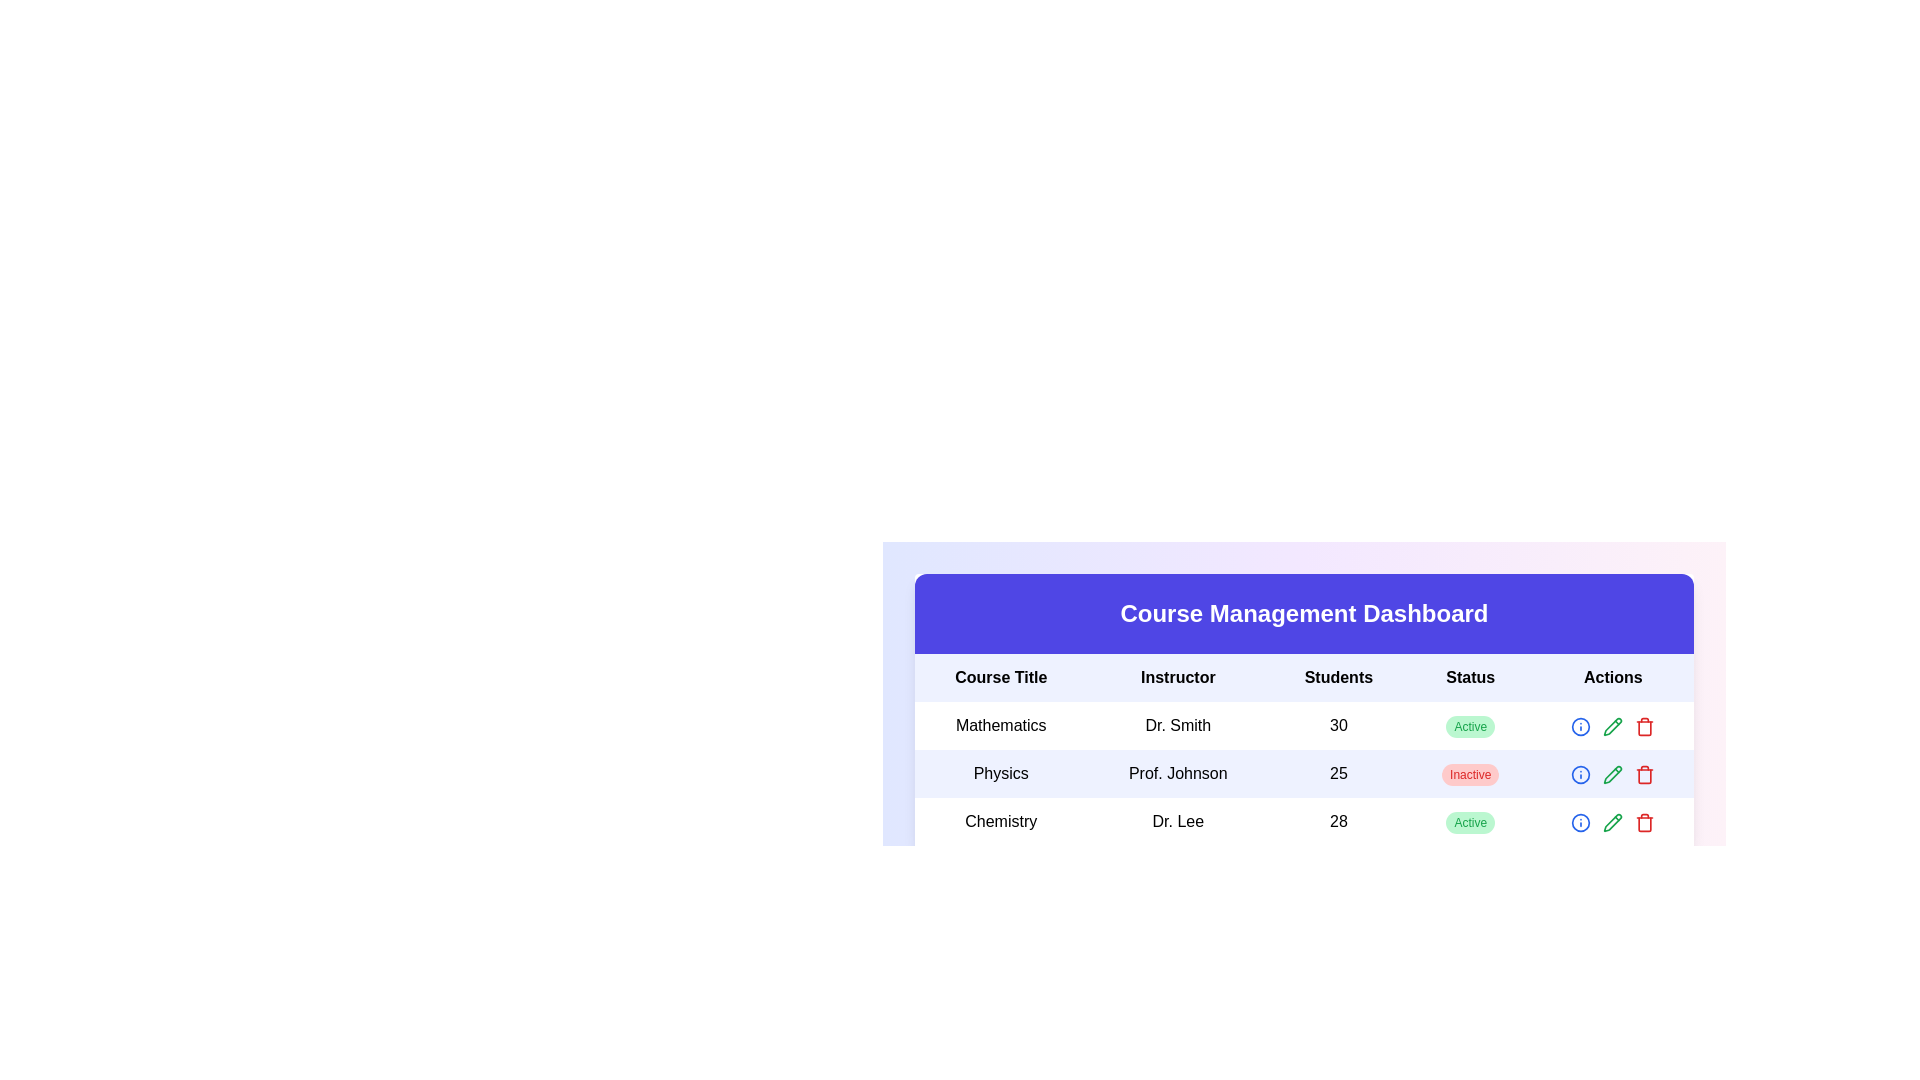  Describe the element at coordinates (1178, 773) in the screenshot. I see `the text label displaying 'Prof. Johnson' which is styled with class attribute 'py-3 px-4' and is located under the 'Instructor' column in the second row of the table` at that location.